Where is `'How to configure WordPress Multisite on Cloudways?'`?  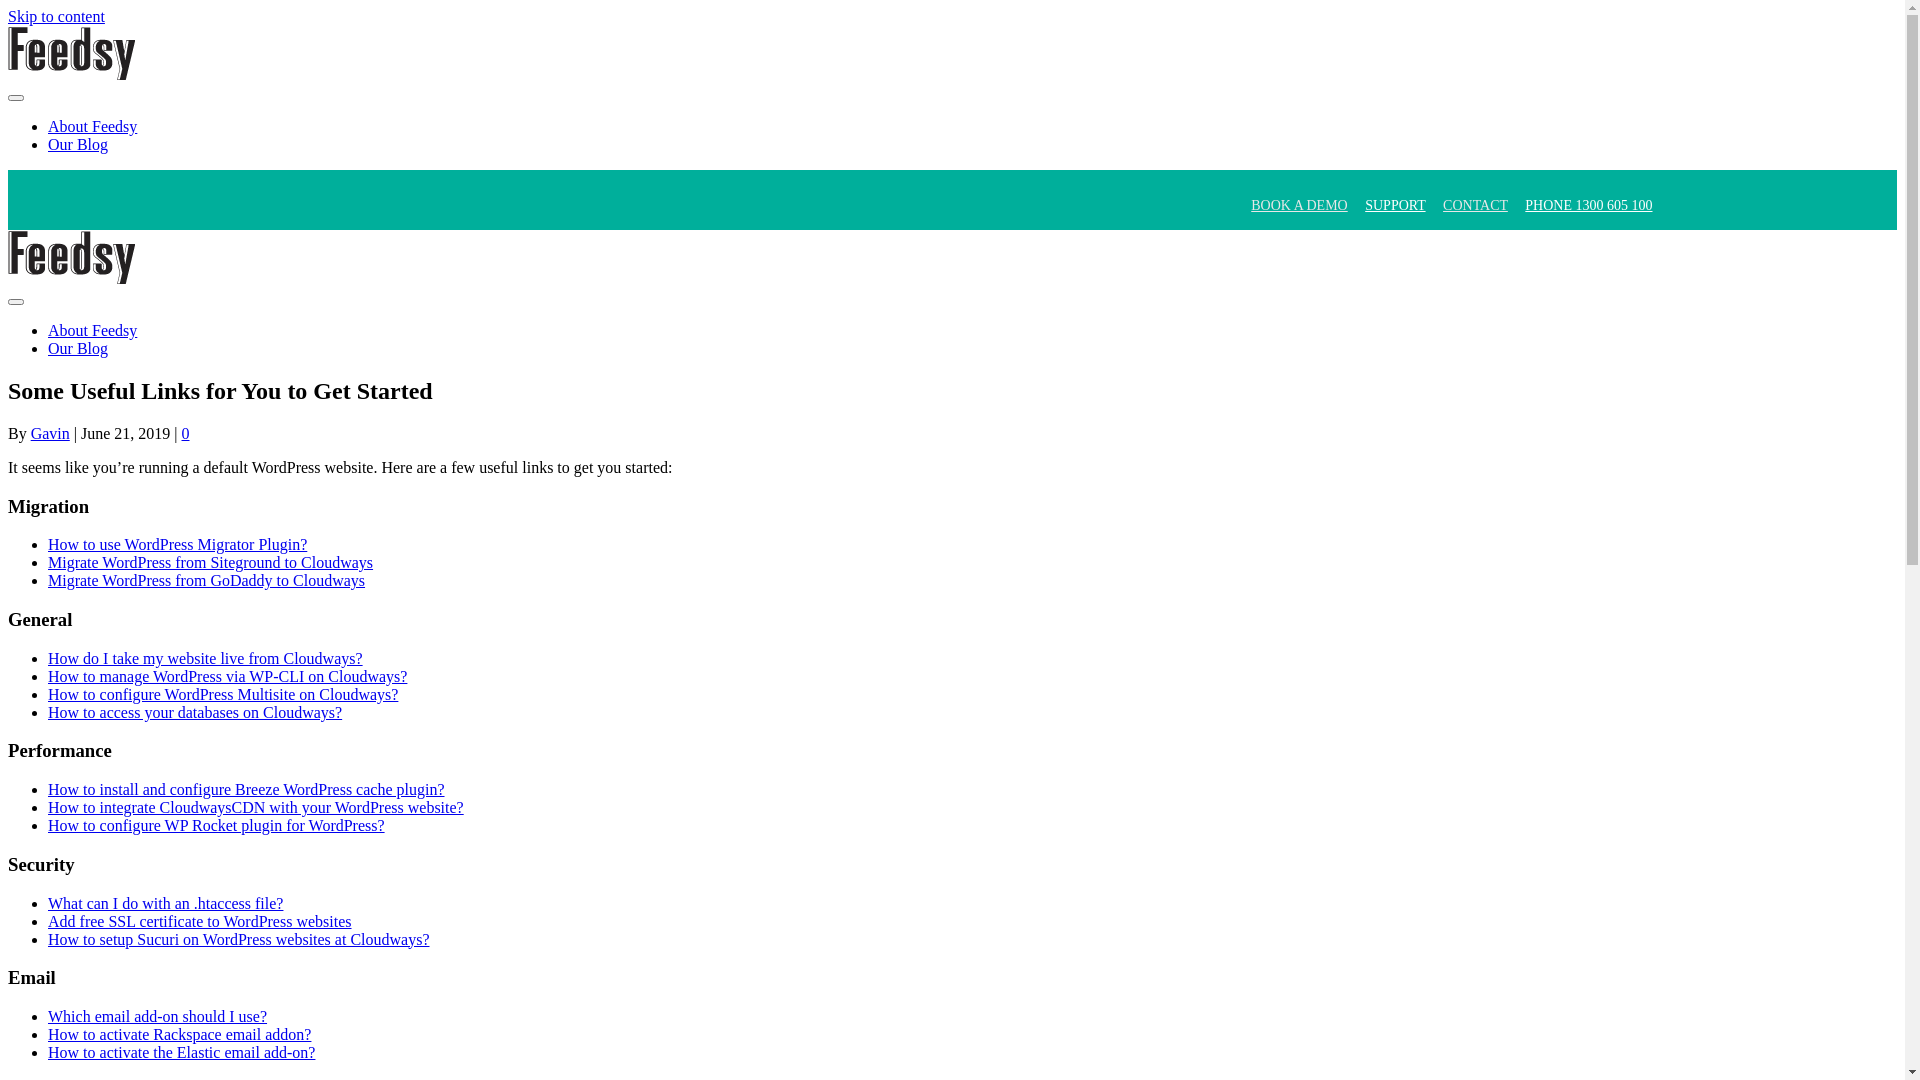 'How to configure WordPress Multisite on Cloudways?' is located at coordinates (222, 693).